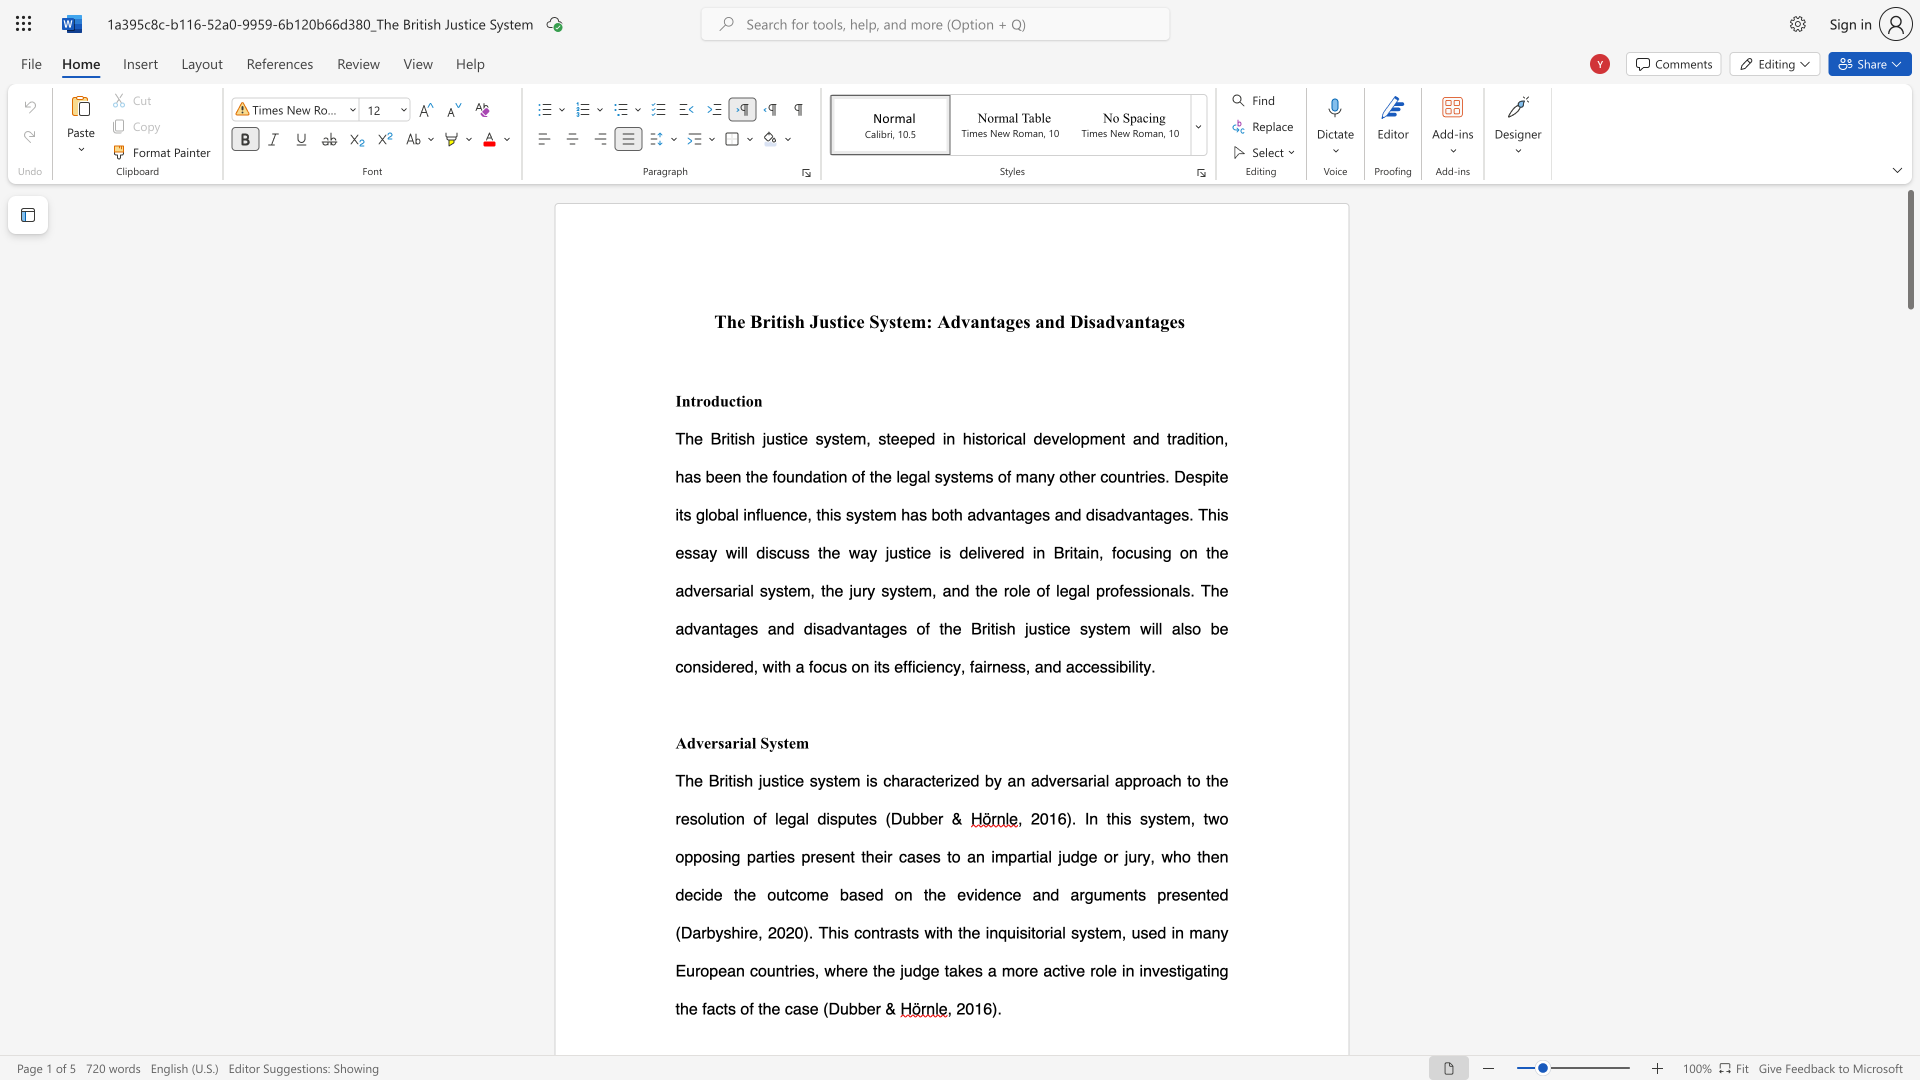  I want to click on the 3th character "m" in the text, so click(1008, 969).